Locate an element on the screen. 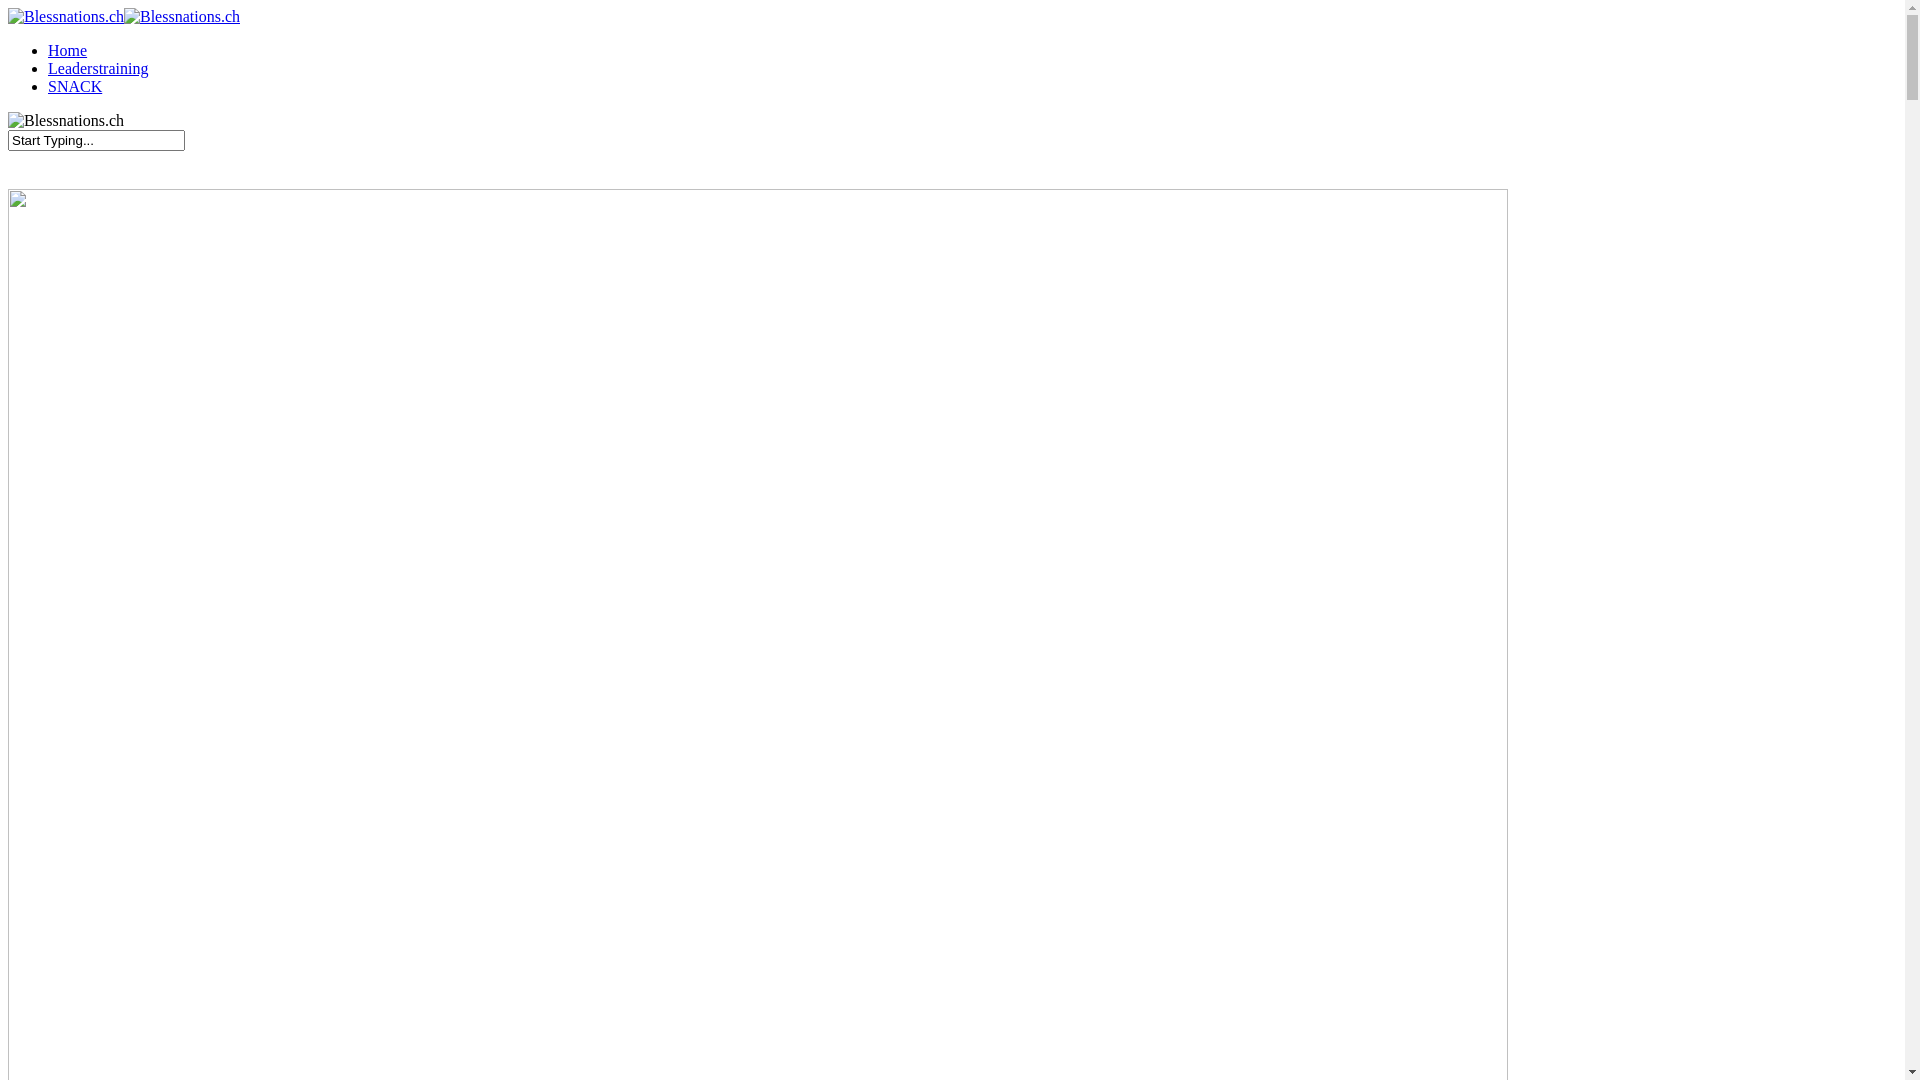  'Leaderstraining' is located at coordinates (48, 67).